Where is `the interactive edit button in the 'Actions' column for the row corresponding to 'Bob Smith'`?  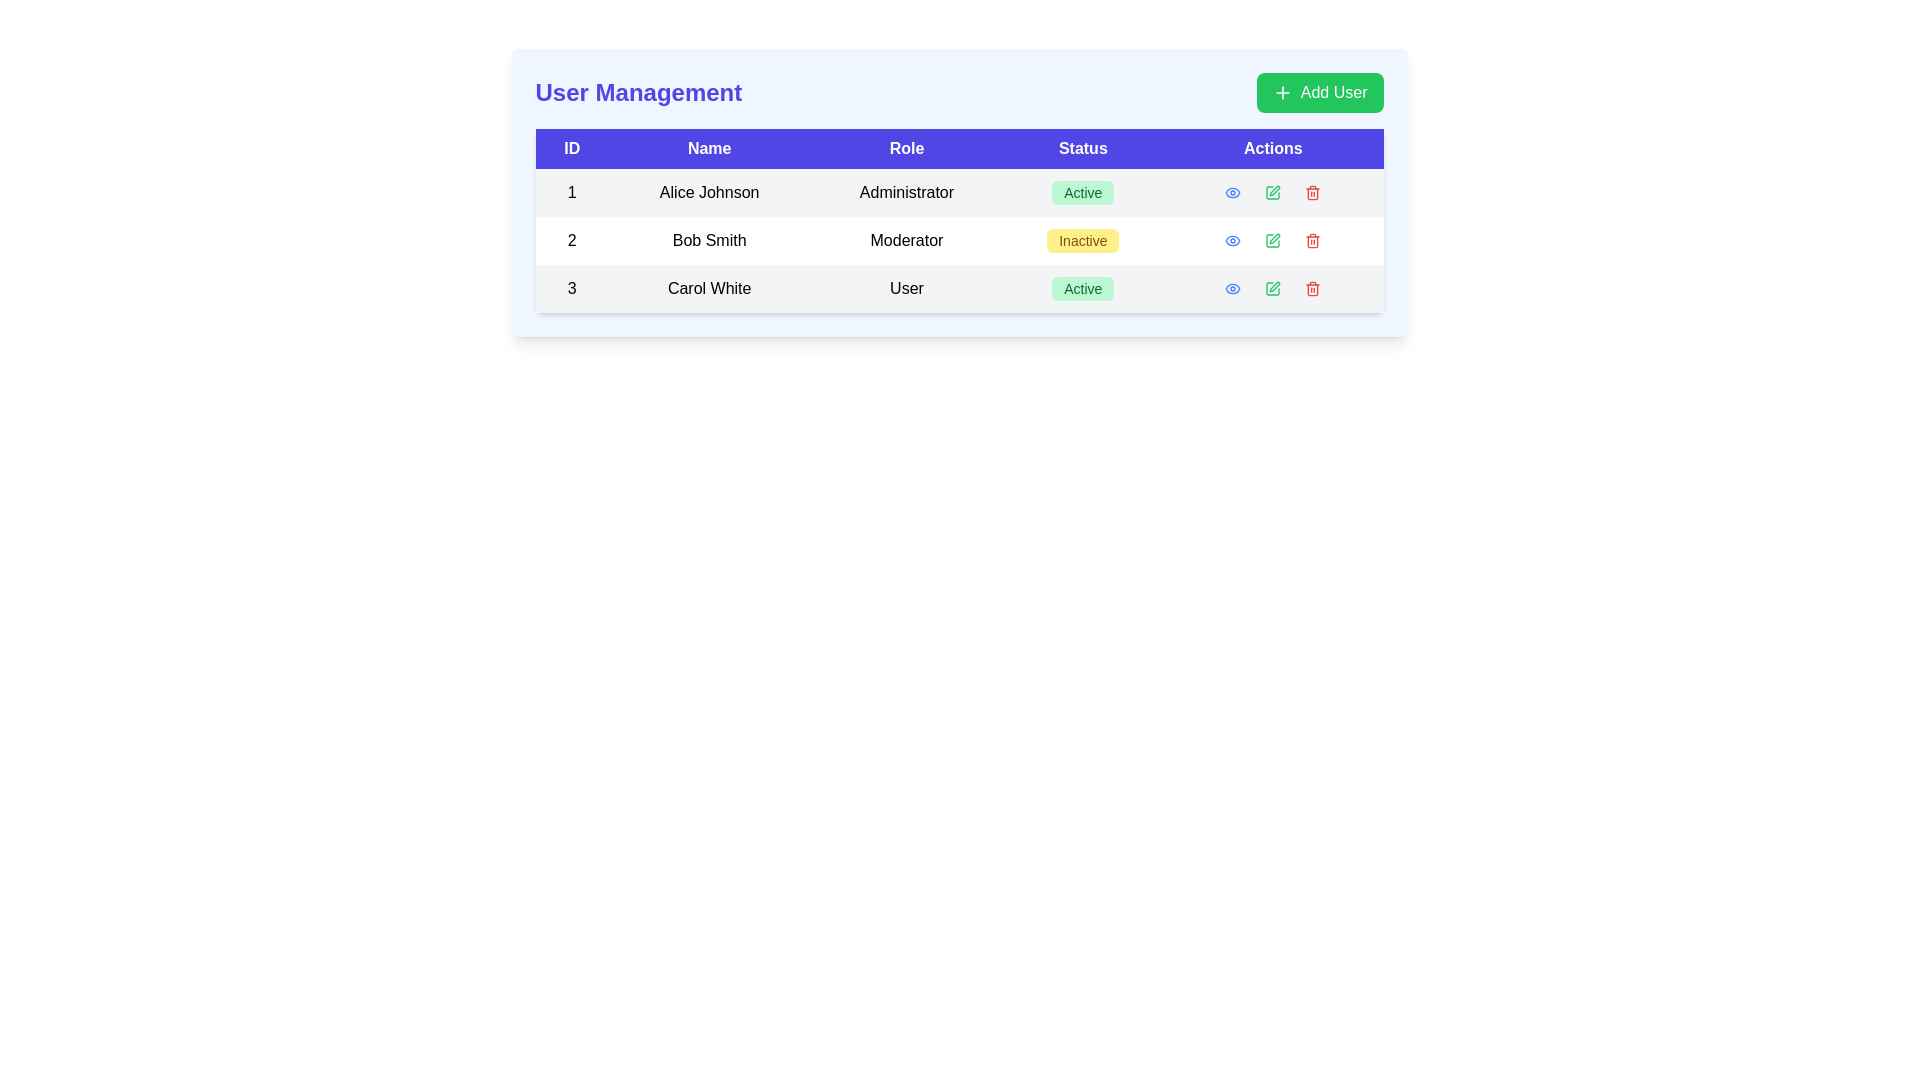
the interactive edit button in the 'Actions' column for the row corresponding to 'Bob Smith' is located at coordinates (1272, 239).